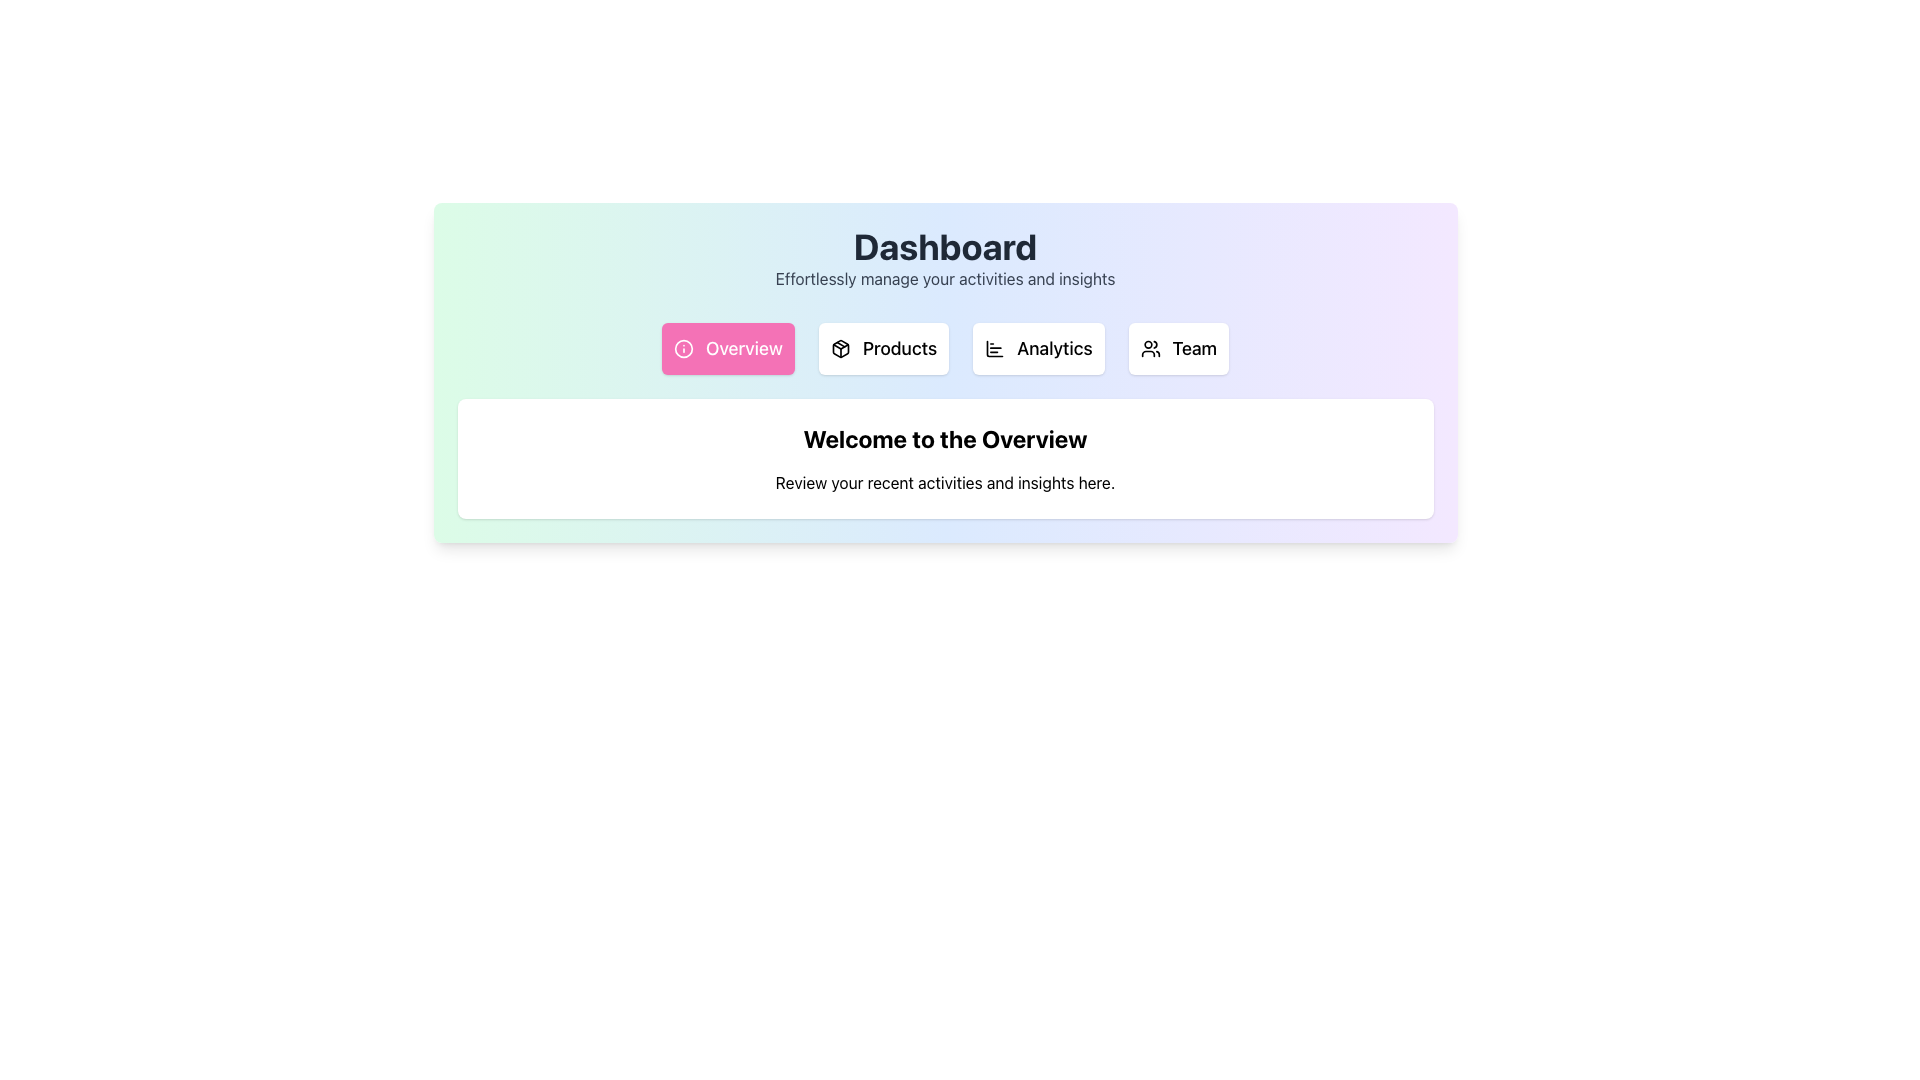  Describe the element at coordinates (840, 347) in the screenshot. I see `the 'Products' SVG Icon located in the navigation bar, which is the second button from the left among 'Overview', 'Analytics', and 'Team'` at that location.